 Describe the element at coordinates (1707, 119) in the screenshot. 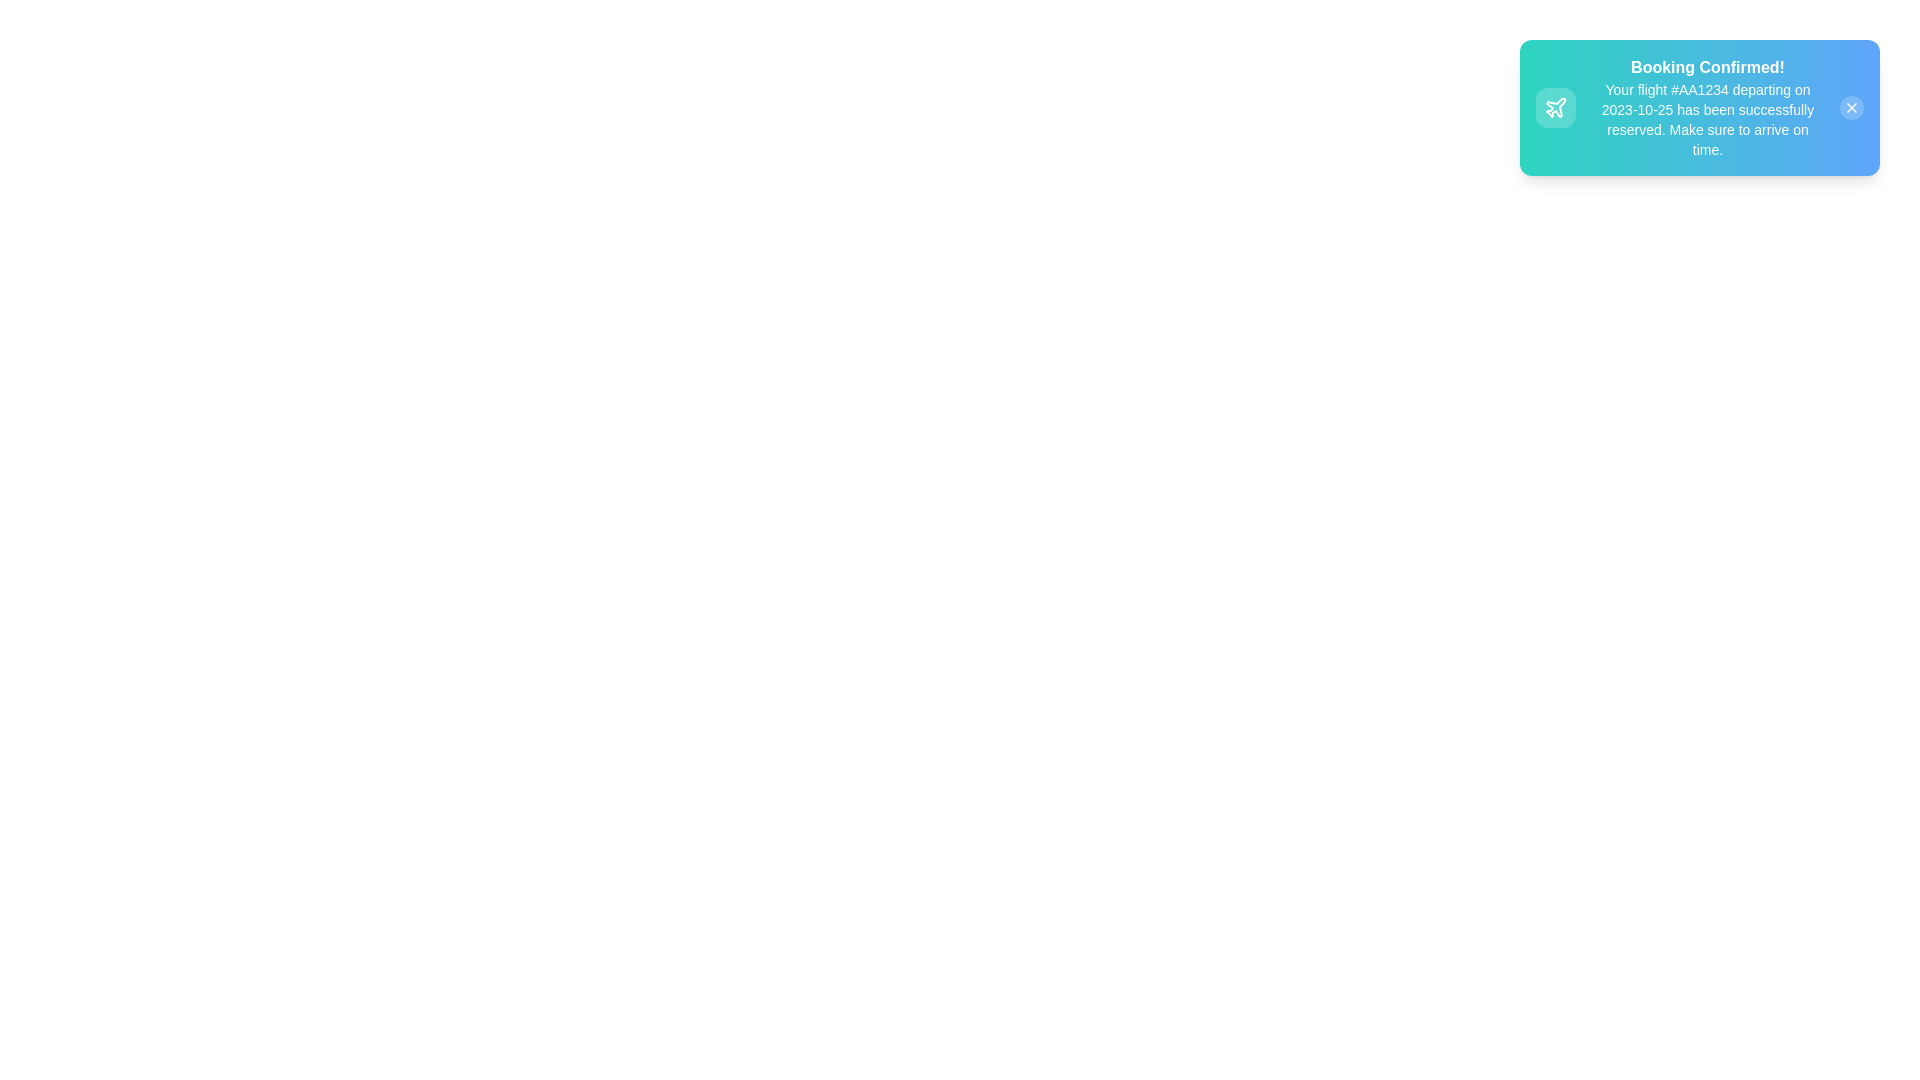

I see `the text label displaying flight reservation confirmation details, which is located below the 'Booking Confirmed!' header` at that location.